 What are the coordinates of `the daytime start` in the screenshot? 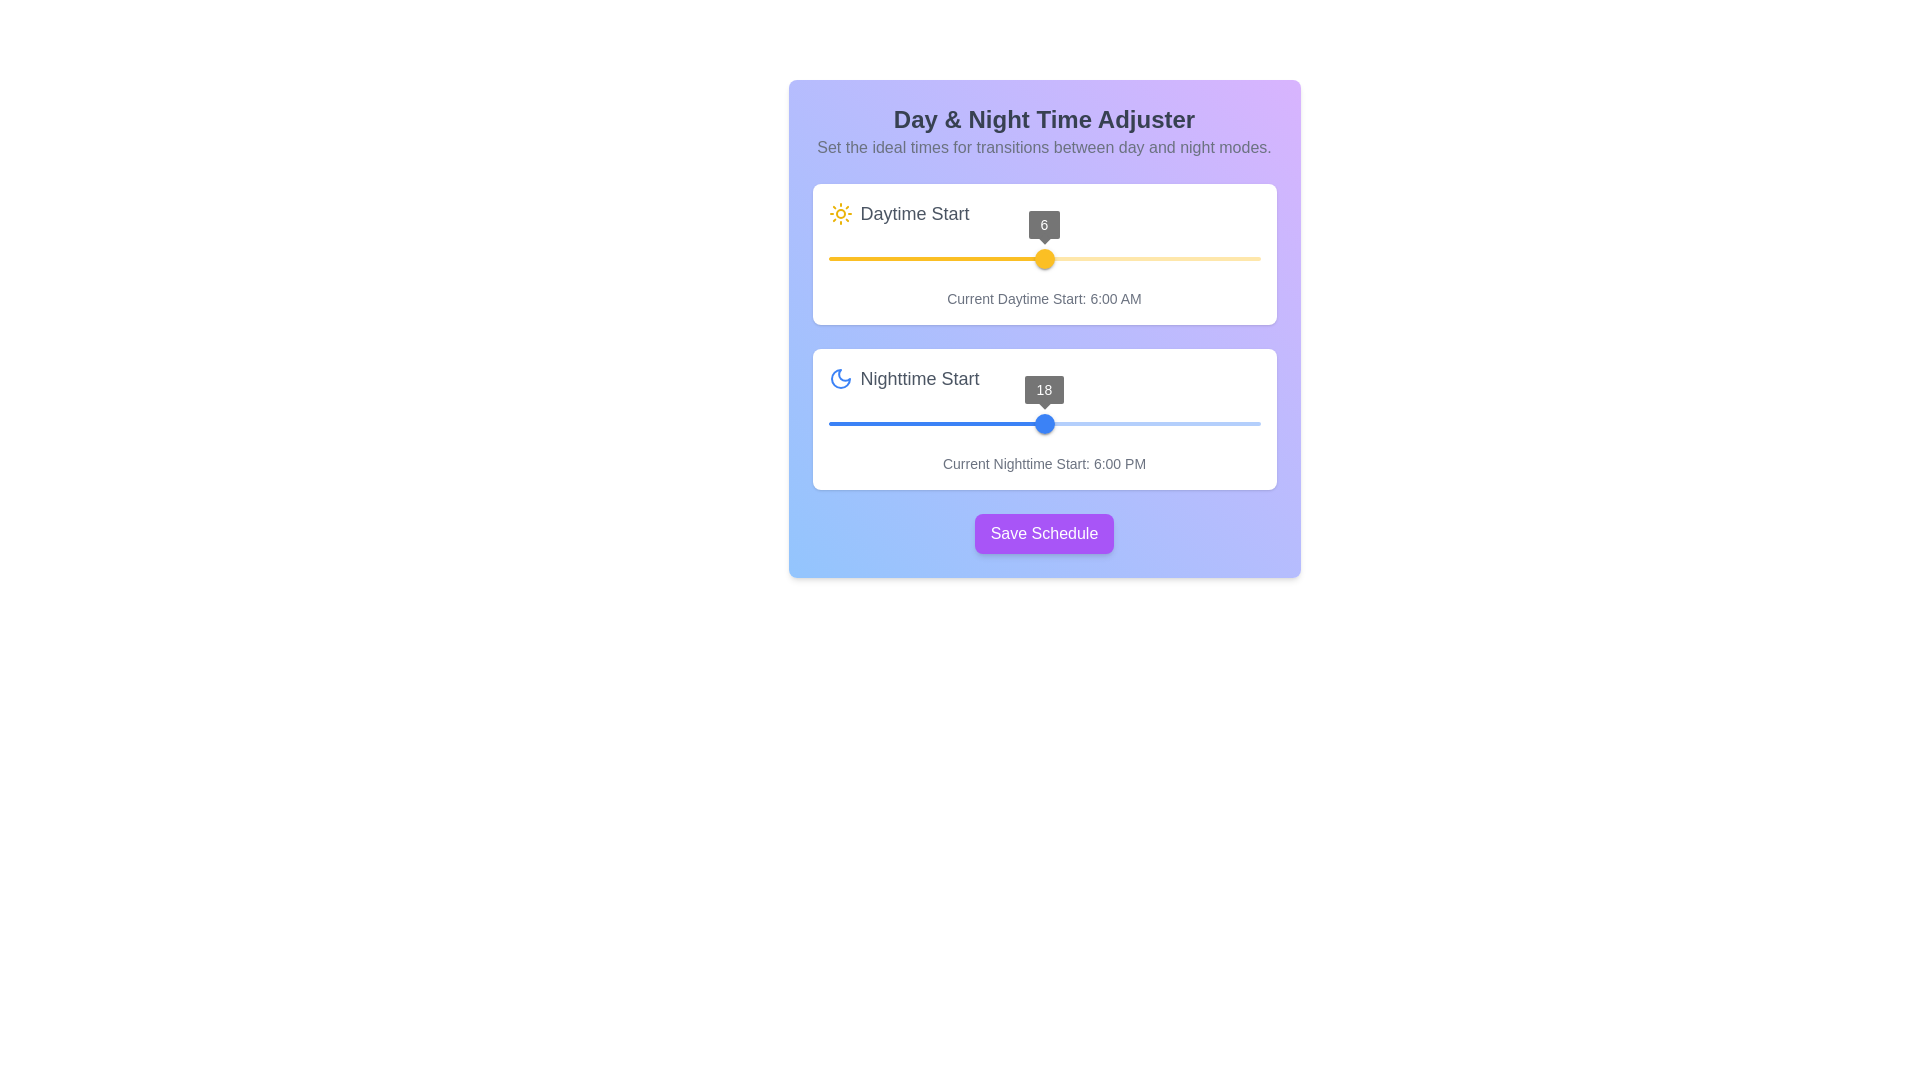 It's located at (1097, 257).